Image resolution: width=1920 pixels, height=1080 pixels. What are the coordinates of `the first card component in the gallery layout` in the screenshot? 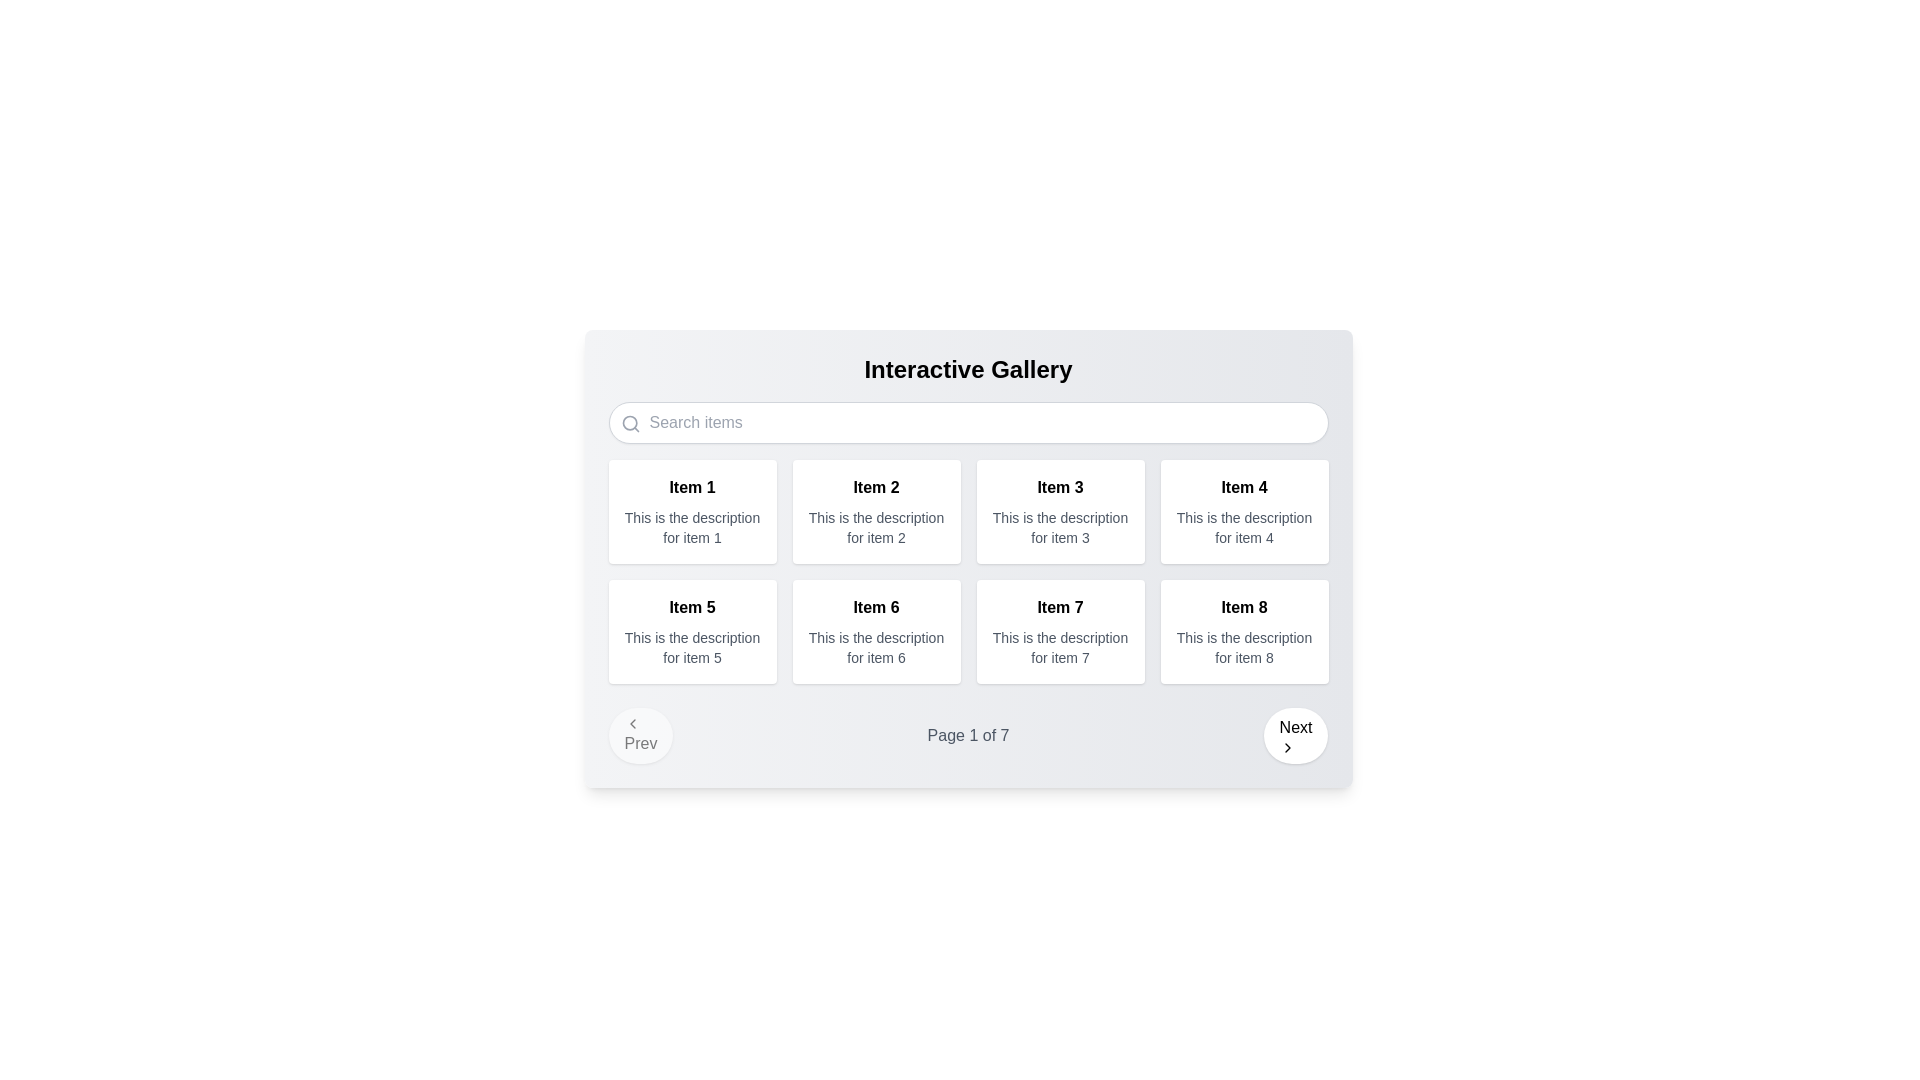 It's located at (692, 511).